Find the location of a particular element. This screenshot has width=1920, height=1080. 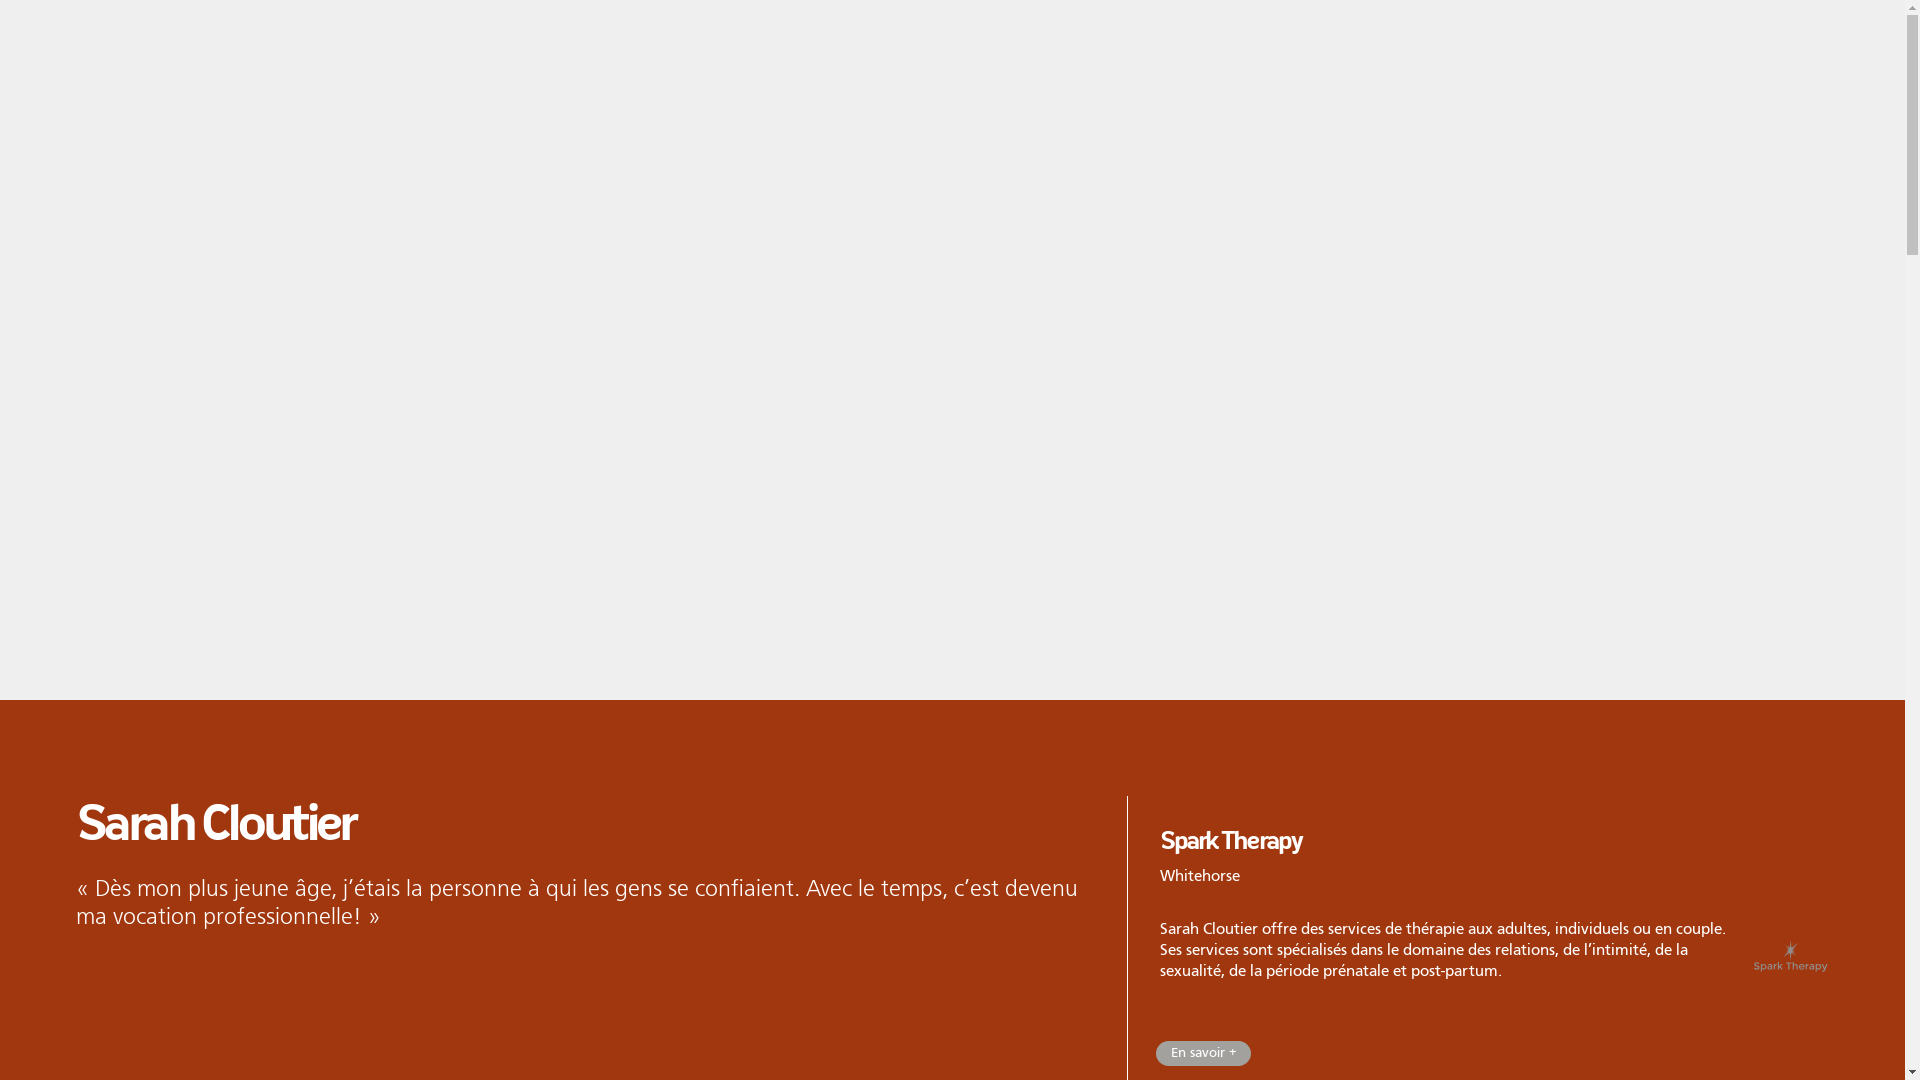

'En savoir +' is located at coordinates (1202, 1052).